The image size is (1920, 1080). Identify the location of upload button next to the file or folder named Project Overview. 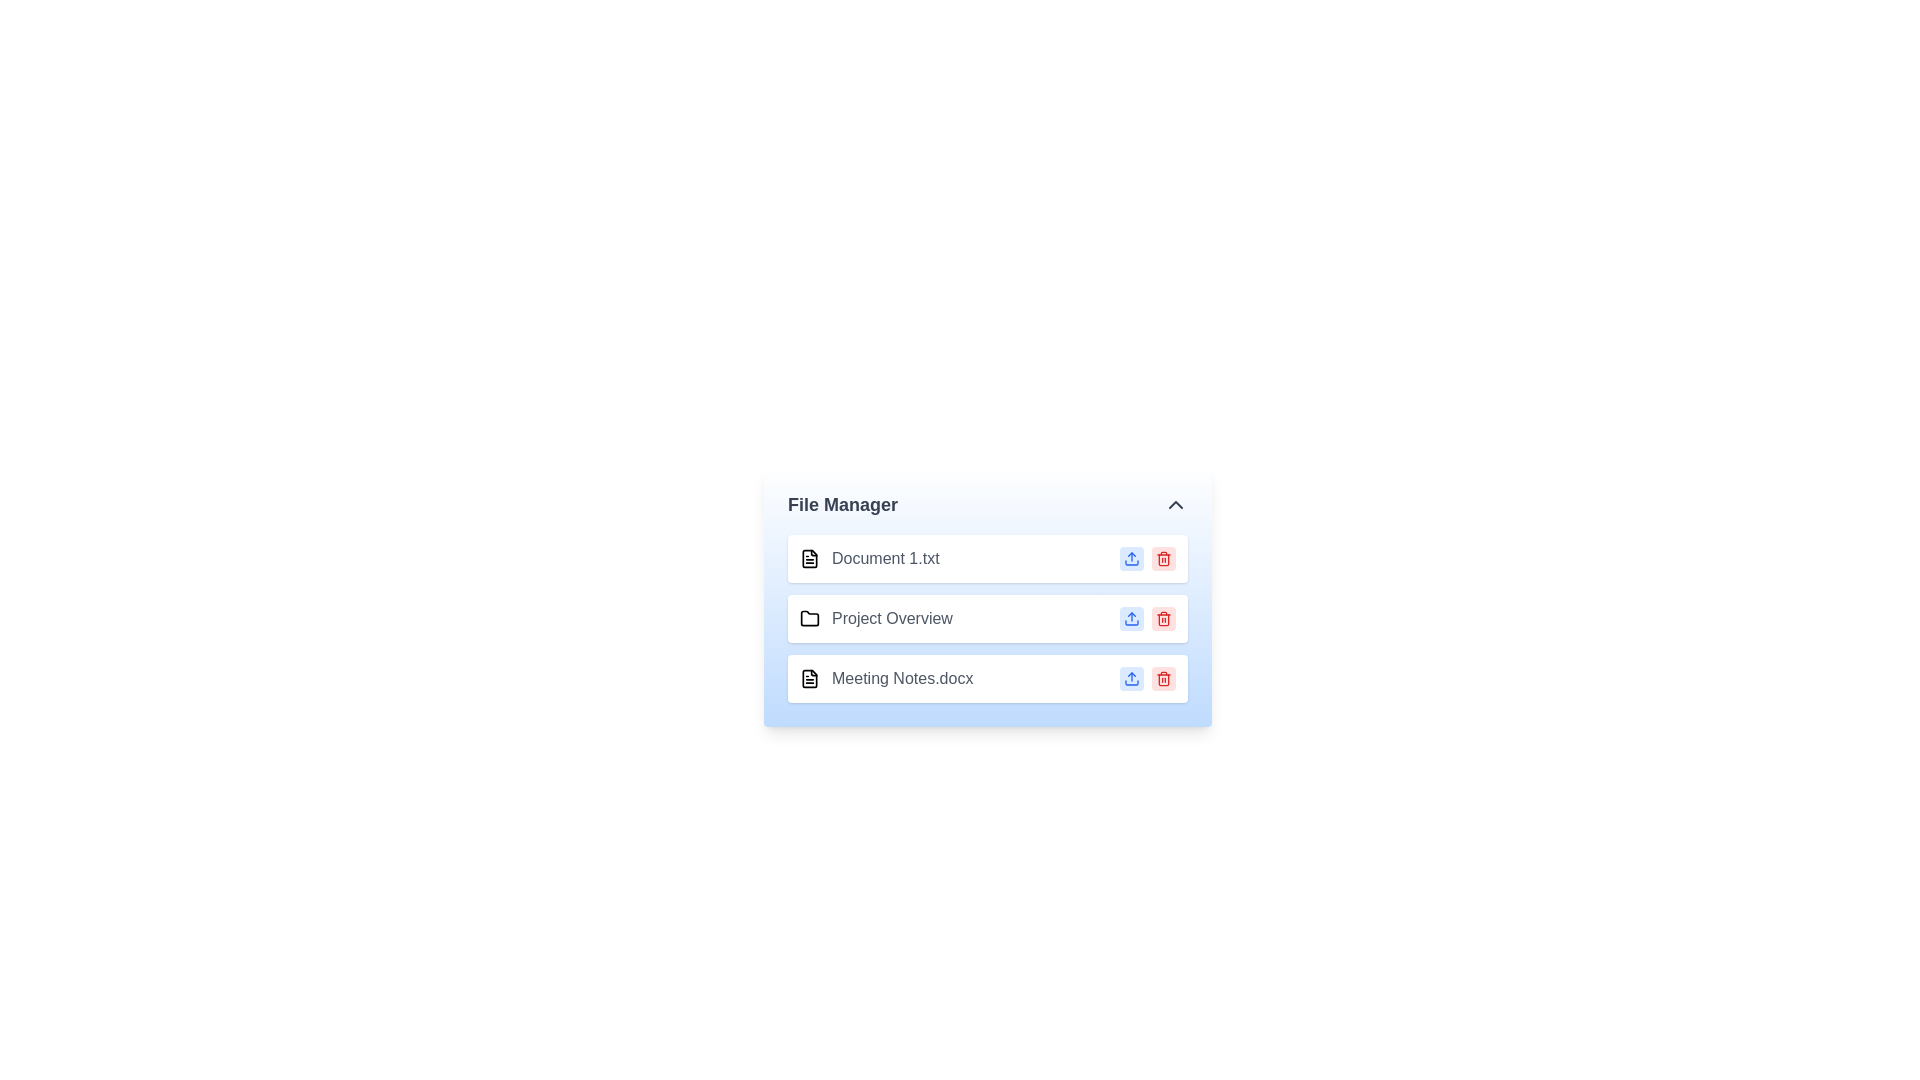
(1132, 617).